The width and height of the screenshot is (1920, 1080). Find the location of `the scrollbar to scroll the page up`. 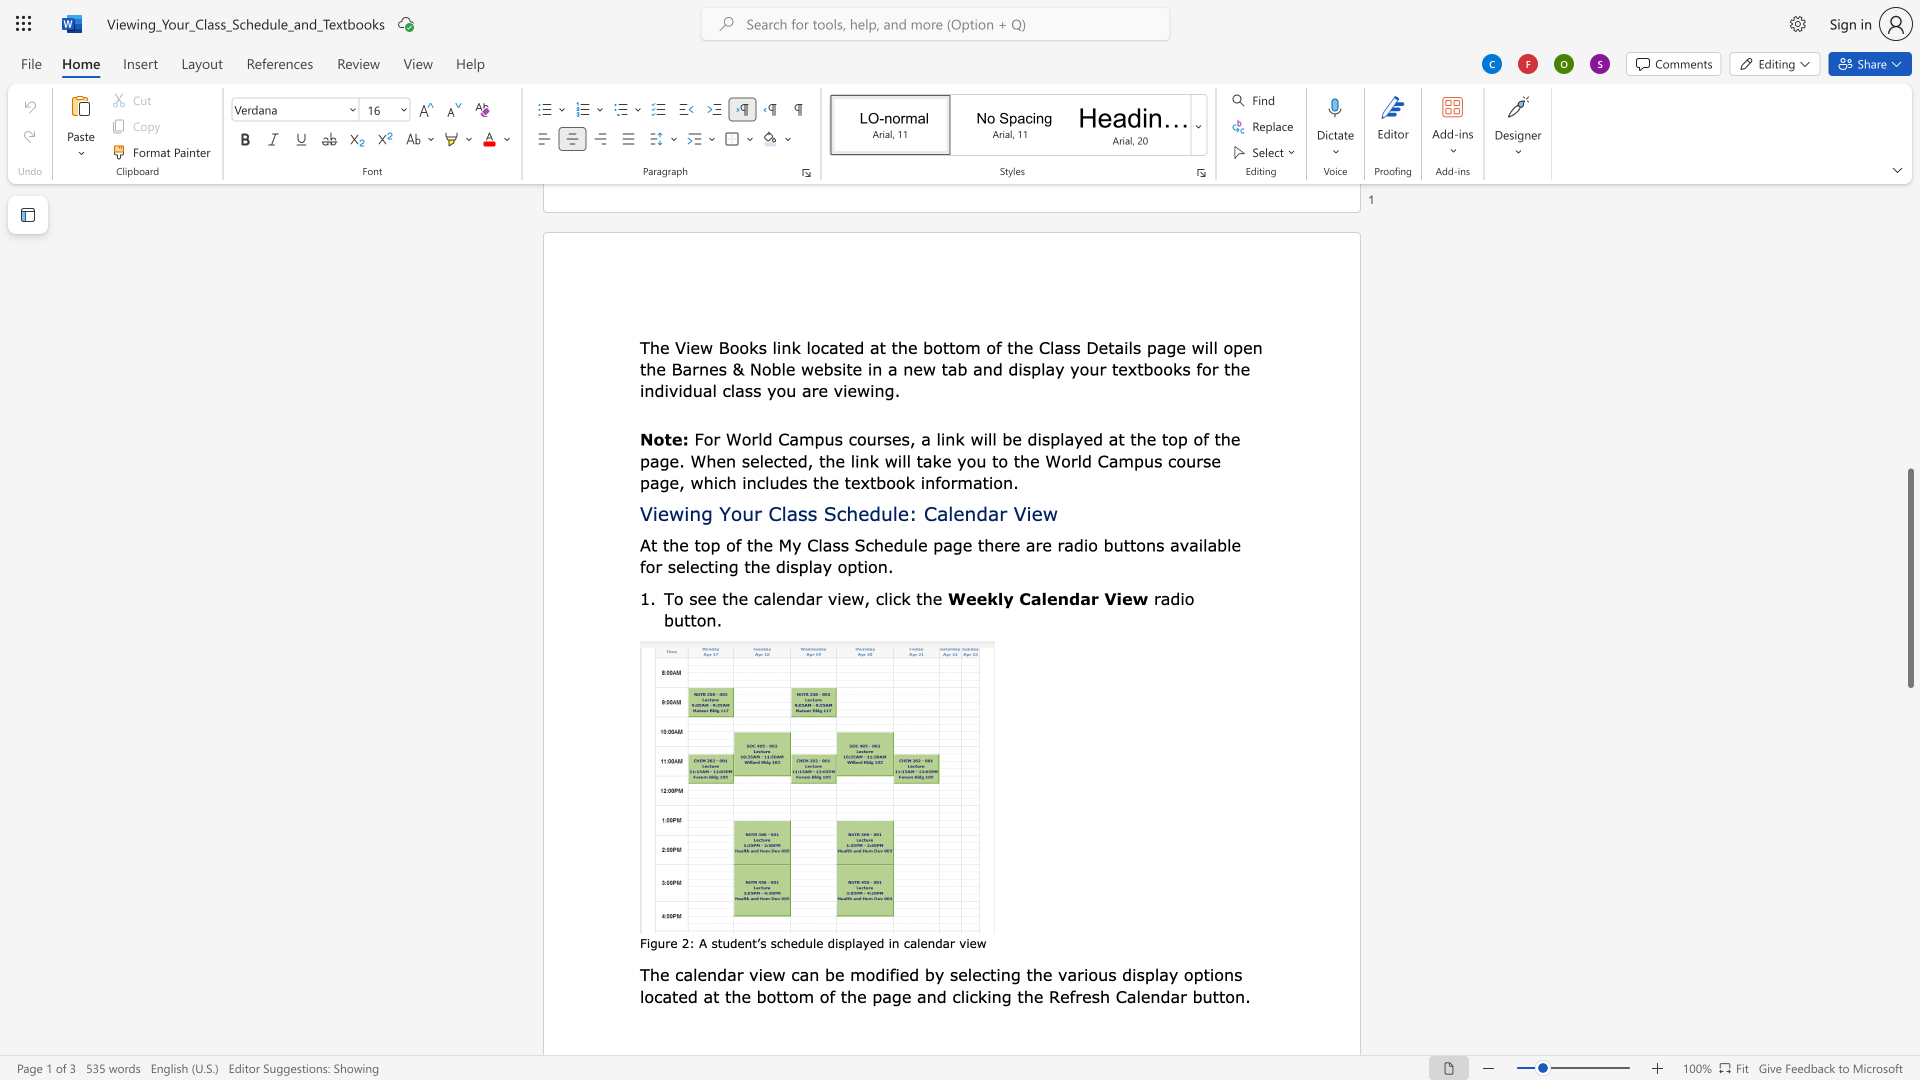

the scrollbar to scroll the page up is located at coordinates (1909, 450).